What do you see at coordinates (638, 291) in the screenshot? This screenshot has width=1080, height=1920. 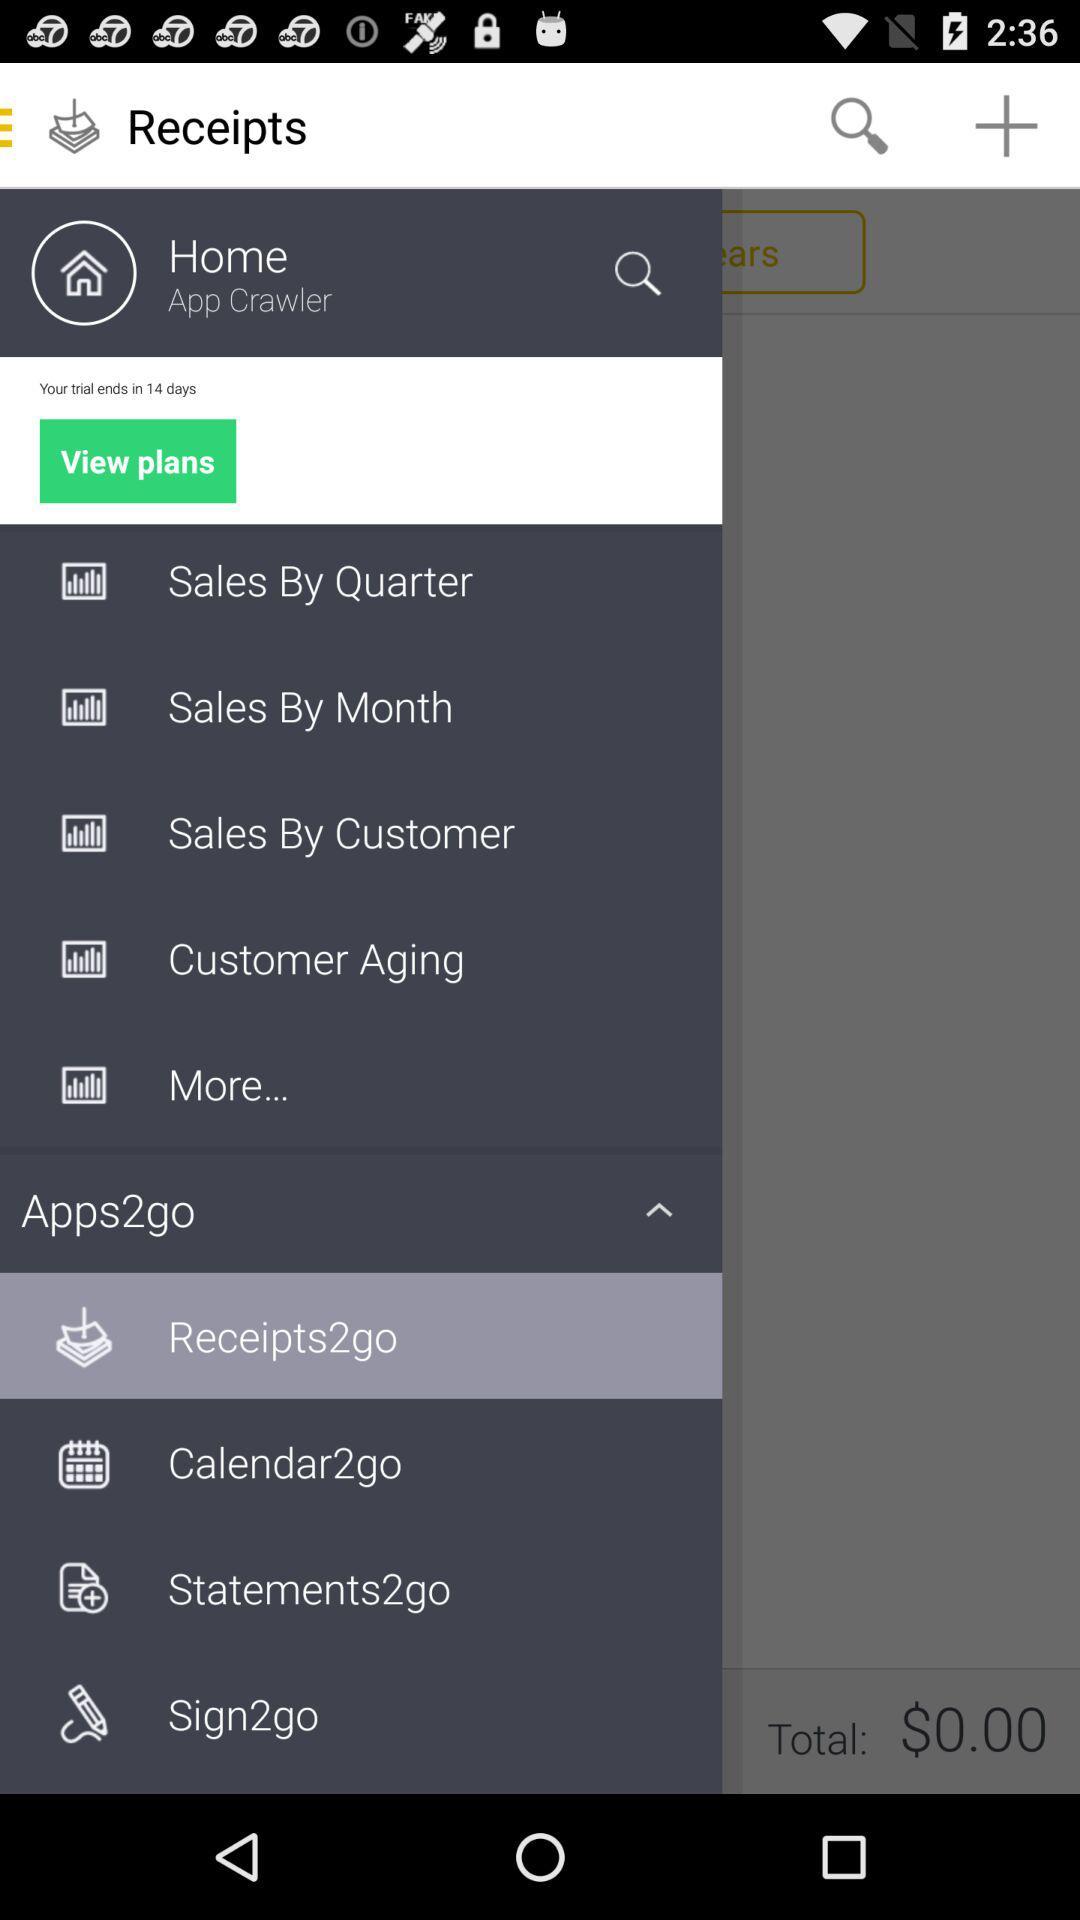 I see `the search icon` at bounding box center [638, 291].